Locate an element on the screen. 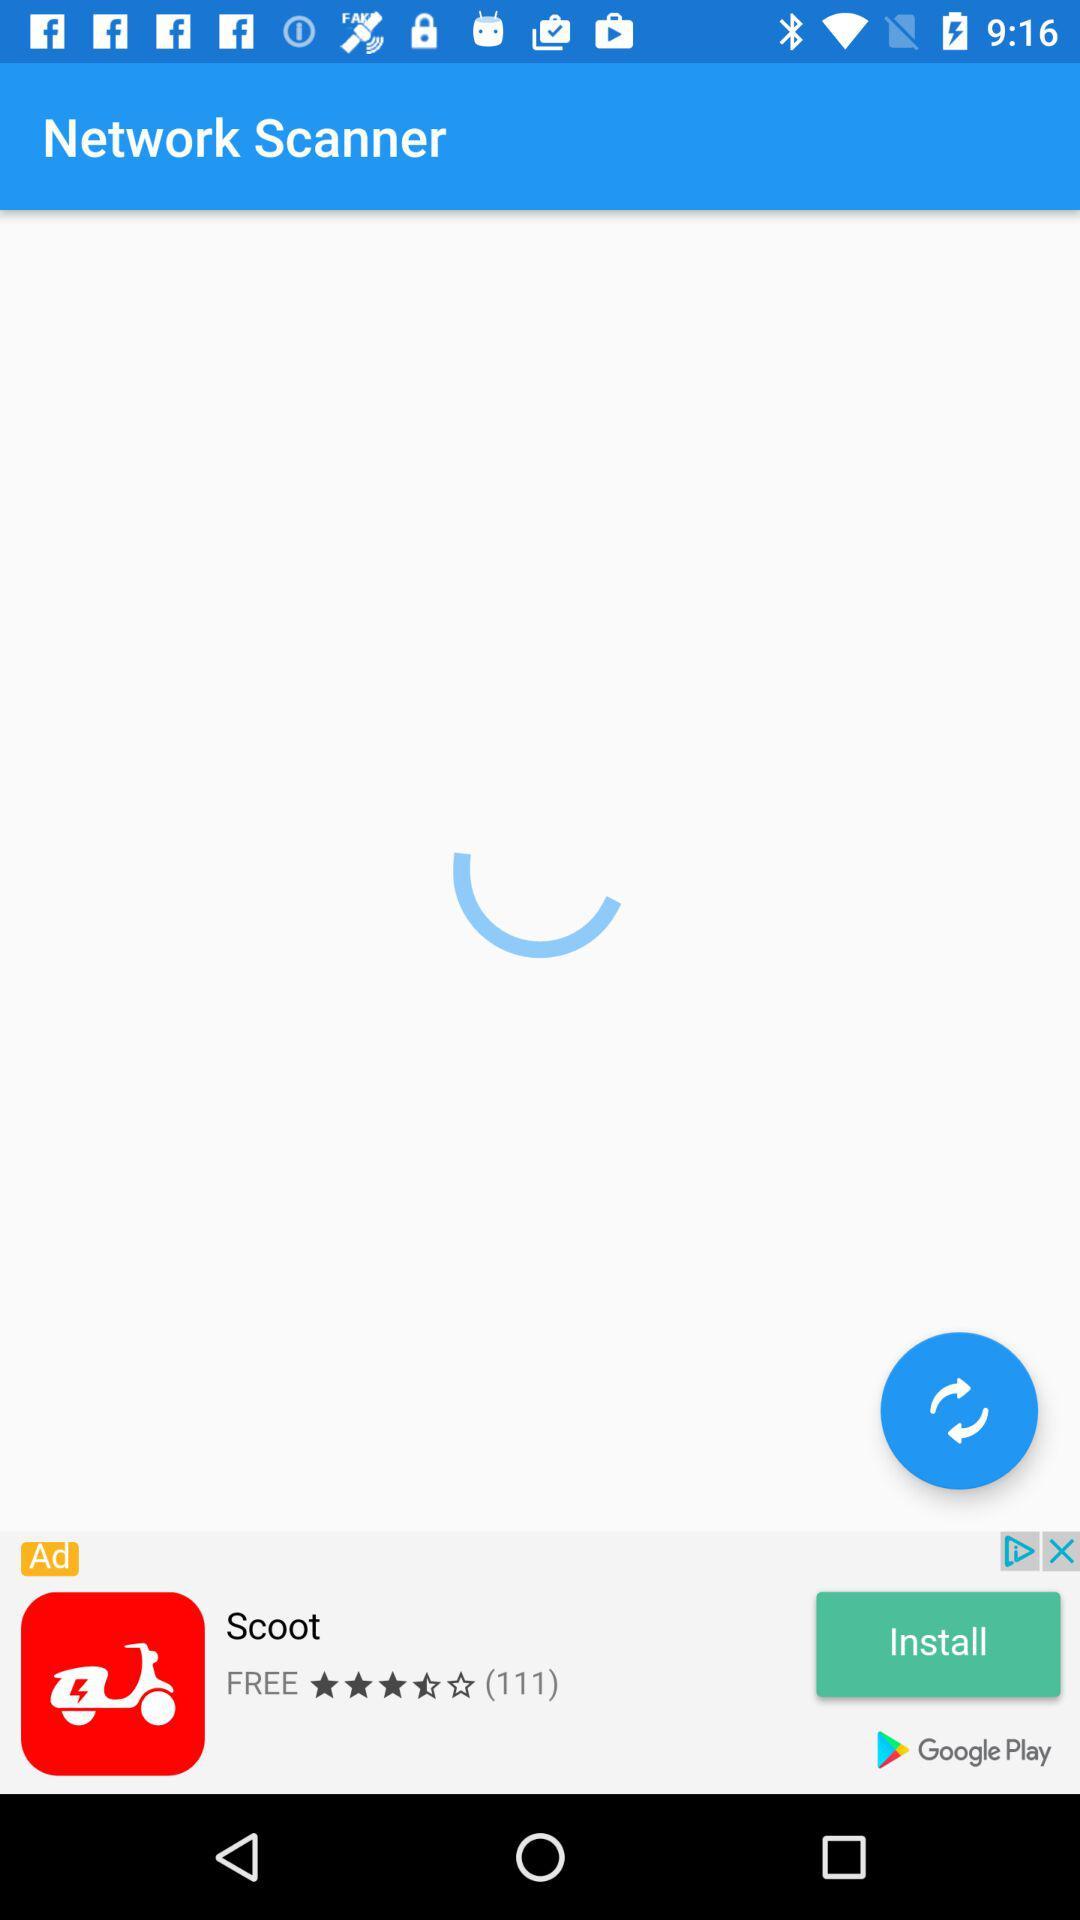 The image size is (1080, 1920). link to advertisement link is located at coordinates (540, 1662).